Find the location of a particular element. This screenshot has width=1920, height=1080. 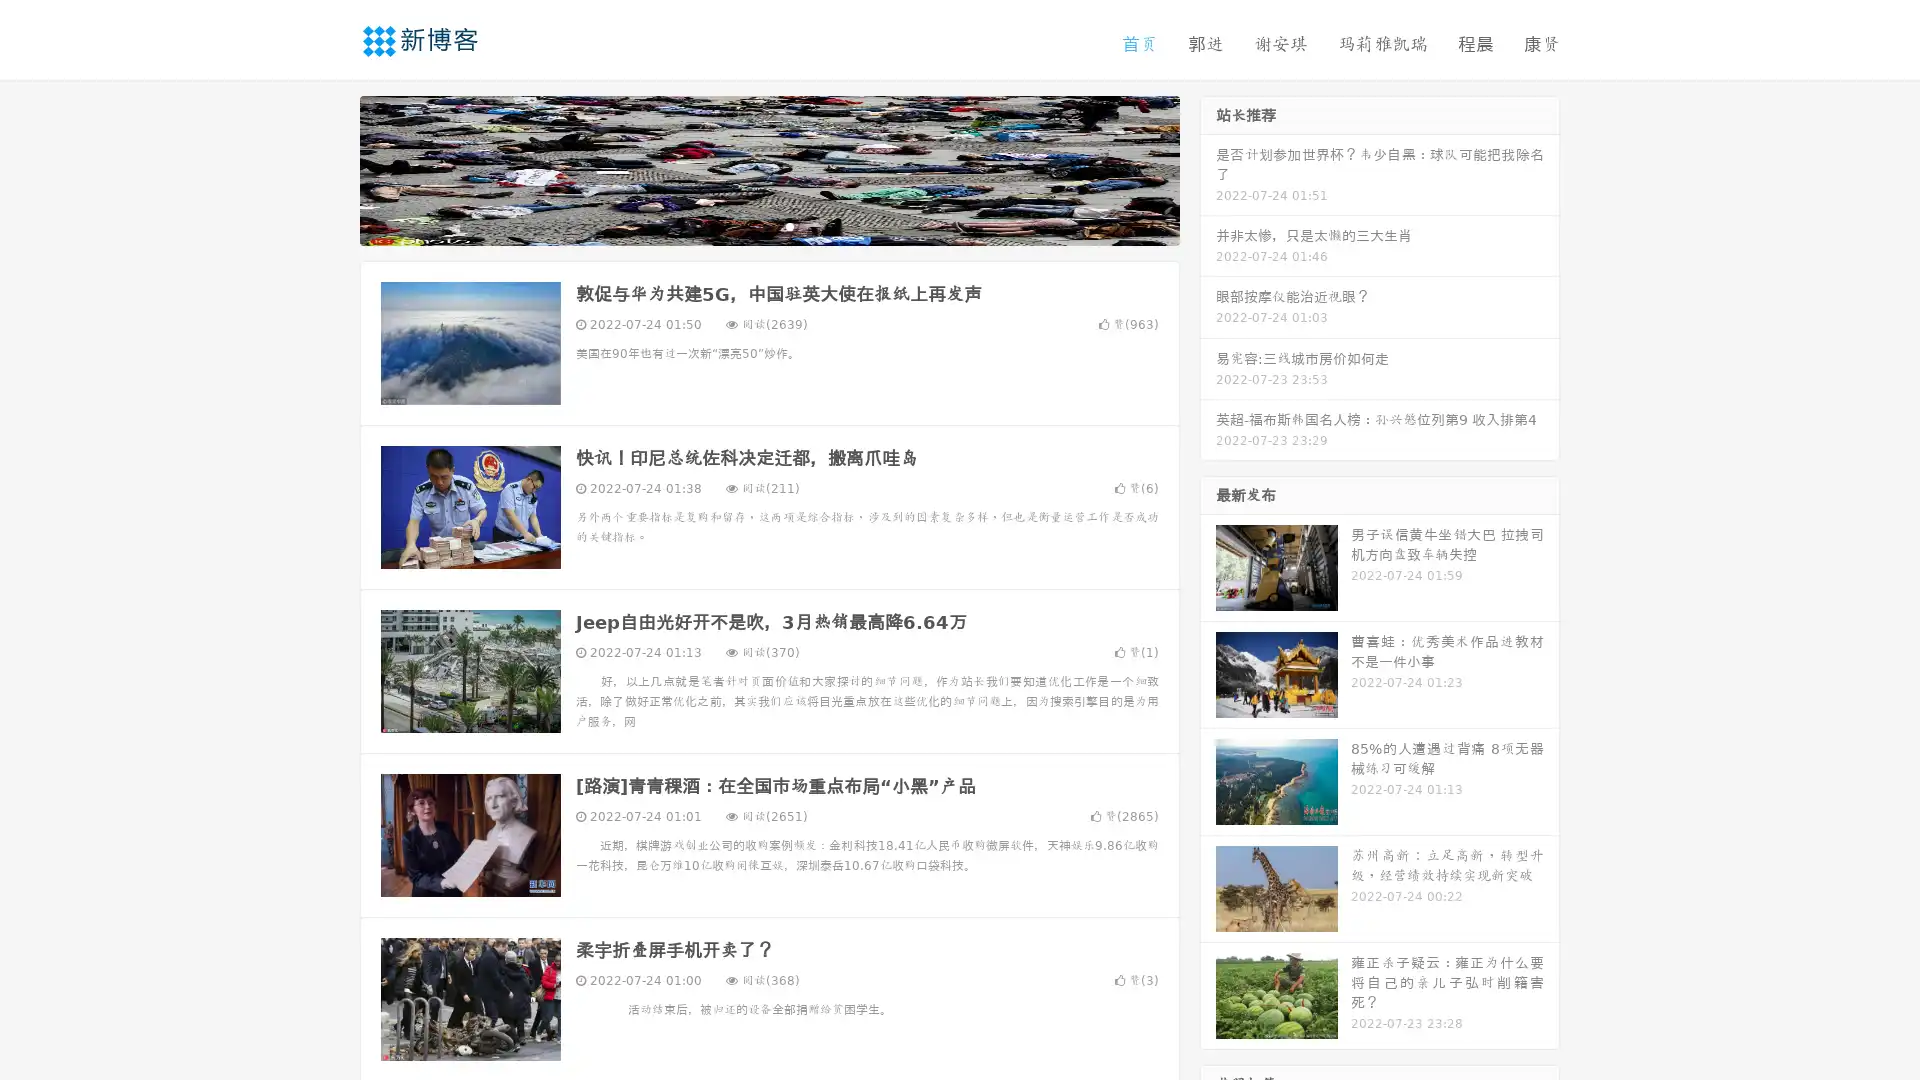

Go to slide 3 is located at coordinates (789, 225).